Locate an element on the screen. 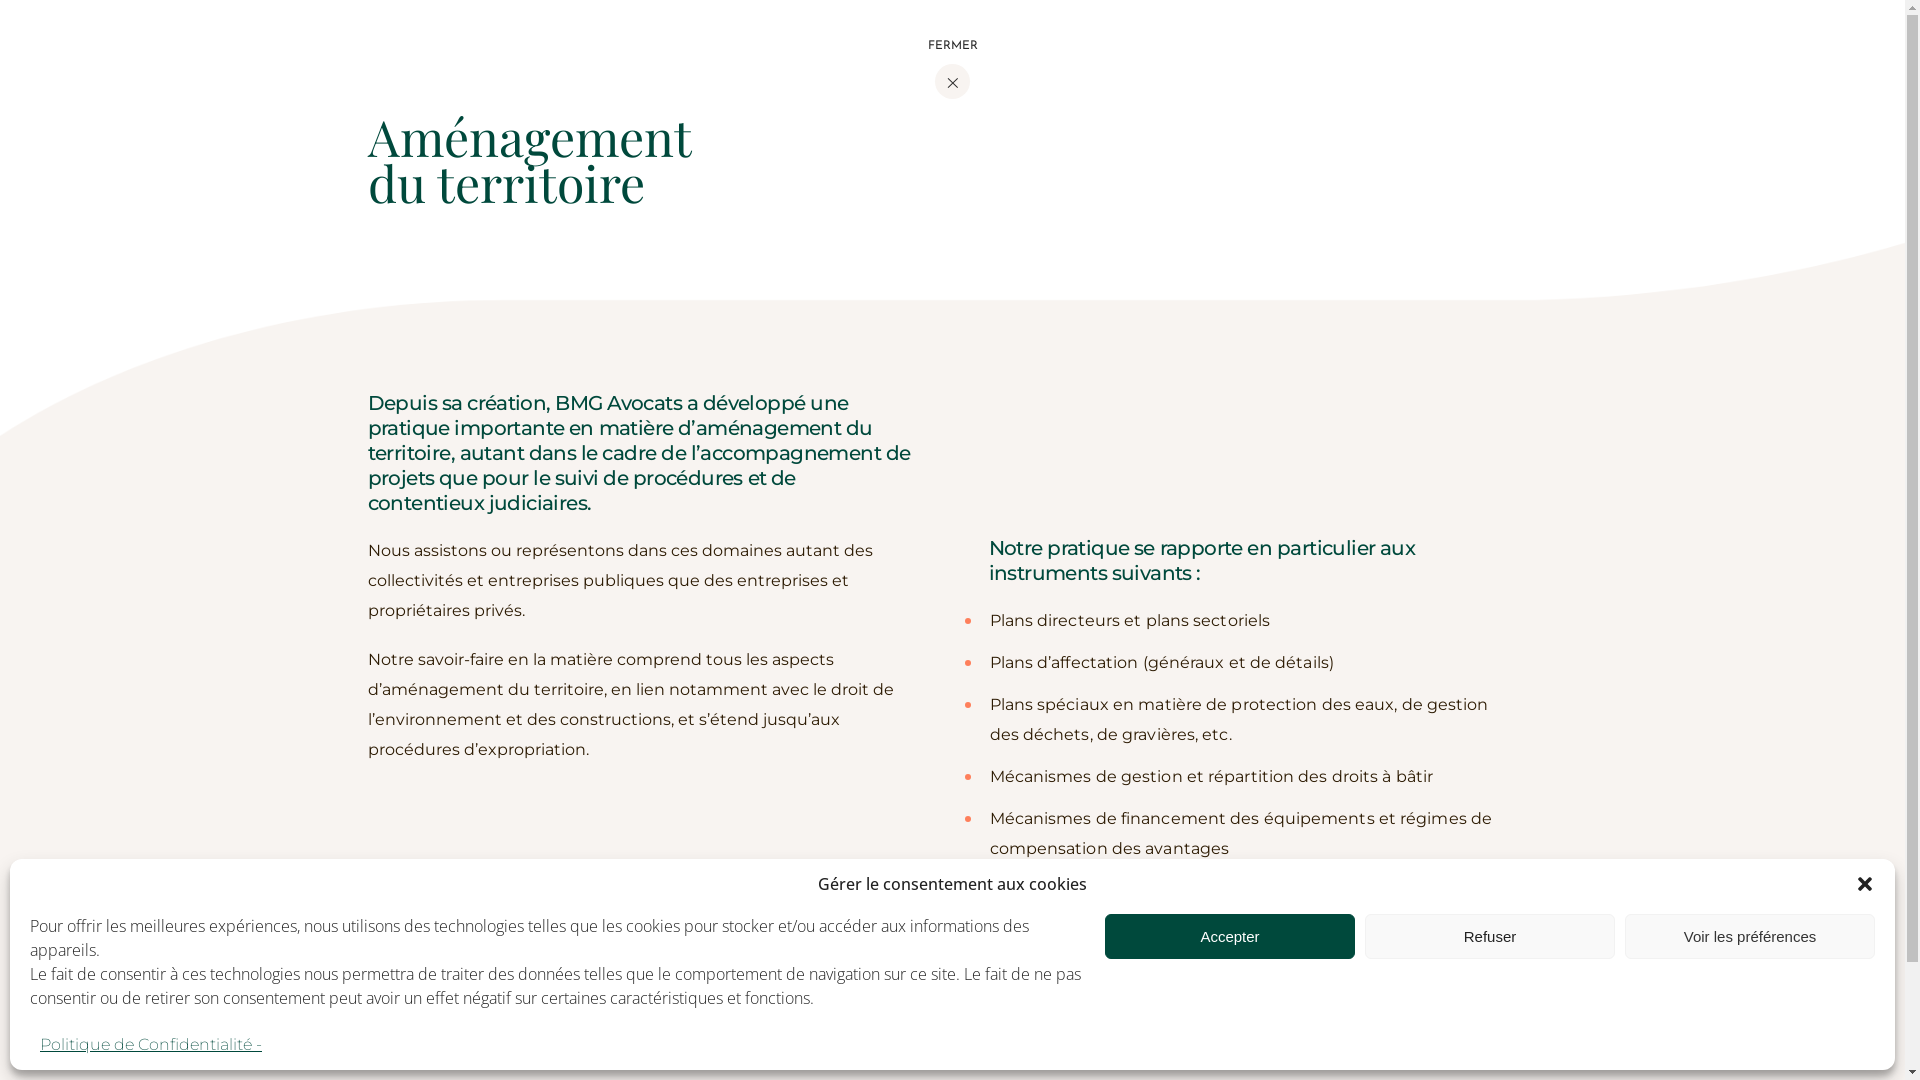 Image resolution: width=1920 pixels, height=1080 pixels. 'Accepter' is located at coordinates (1228, 936).